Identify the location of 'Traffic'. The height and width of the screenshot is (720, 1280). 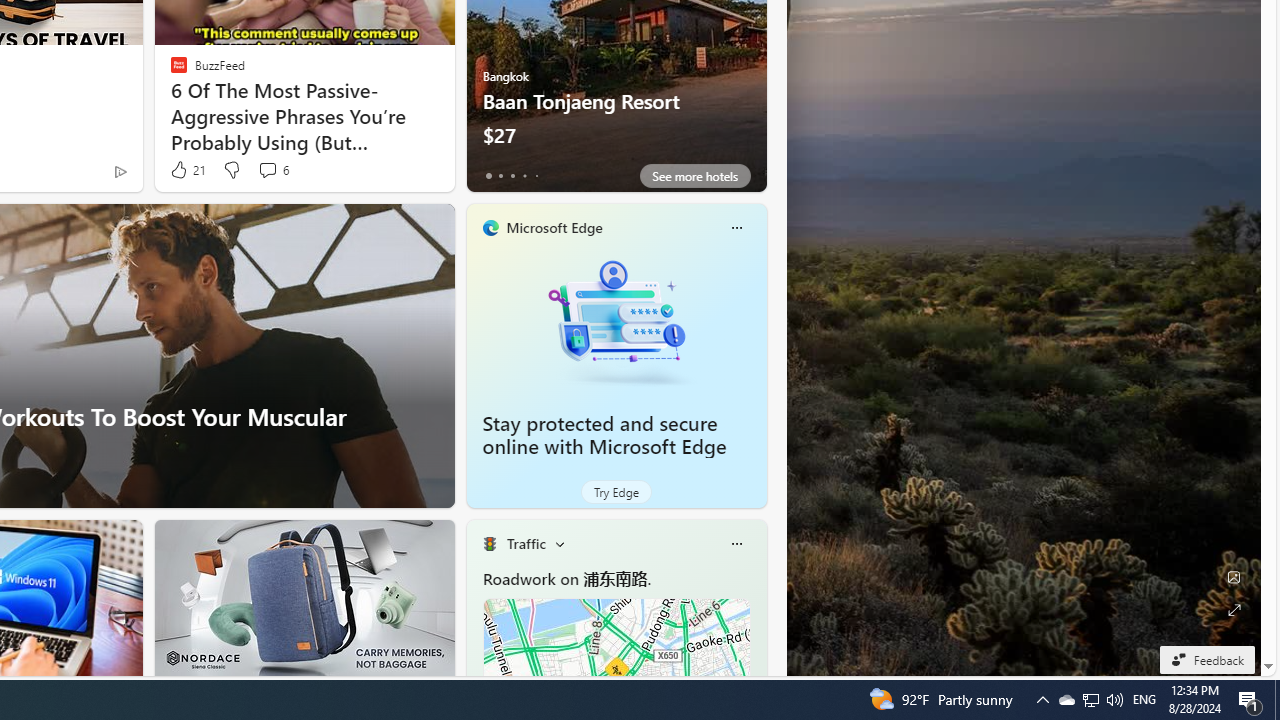
(526, 543).